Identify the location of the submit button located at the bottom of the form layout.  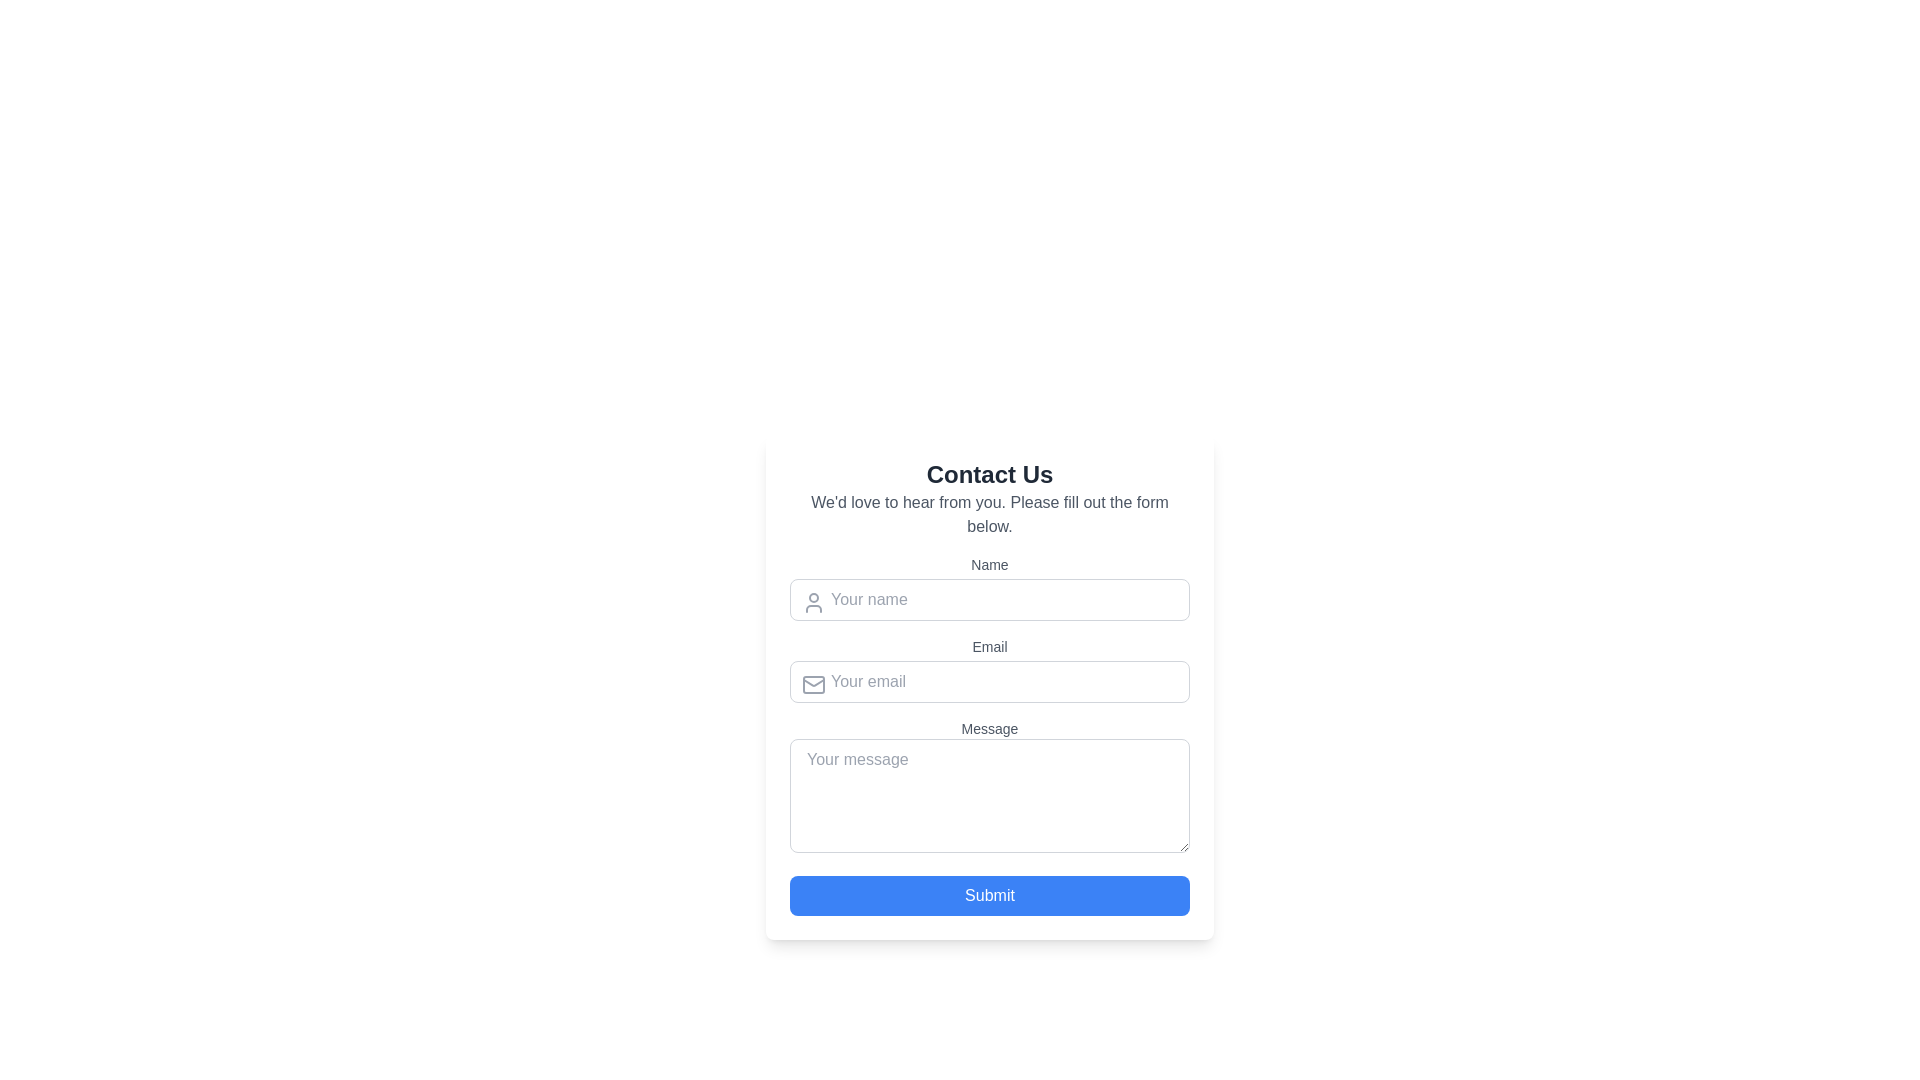
(989, 894).